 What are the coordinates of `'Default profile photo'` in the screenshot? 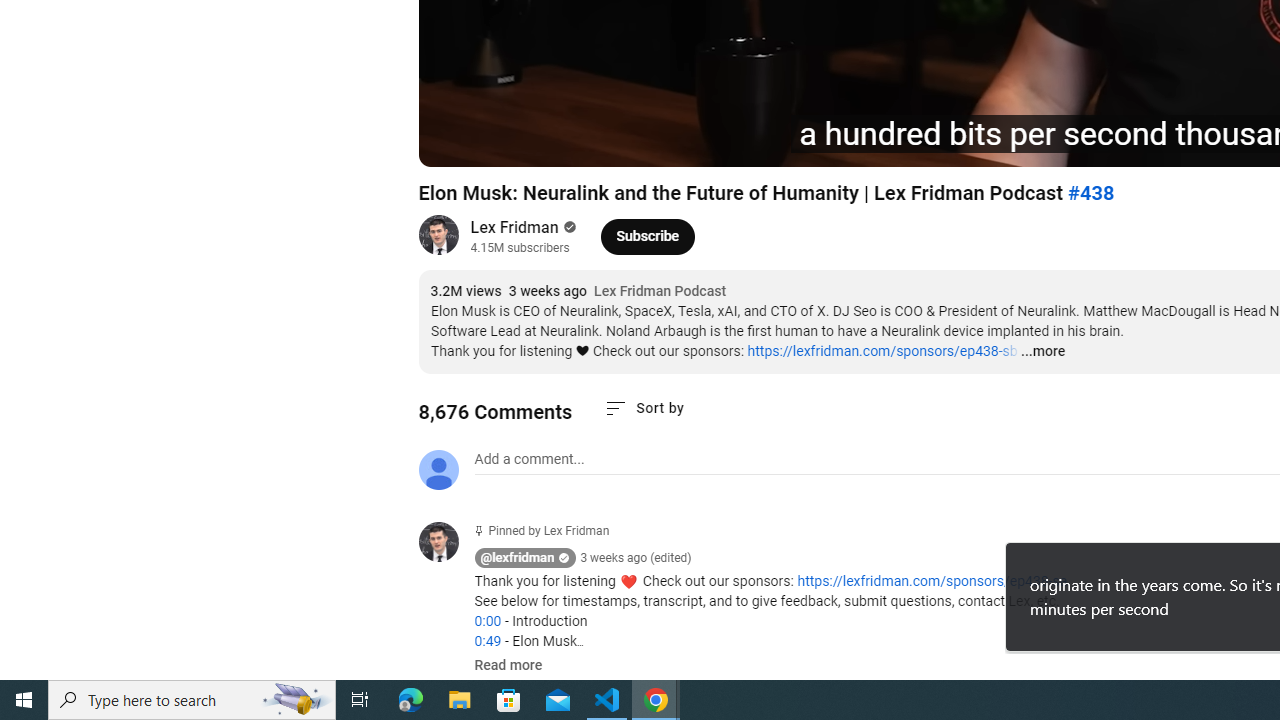 It's located at (438, 470).